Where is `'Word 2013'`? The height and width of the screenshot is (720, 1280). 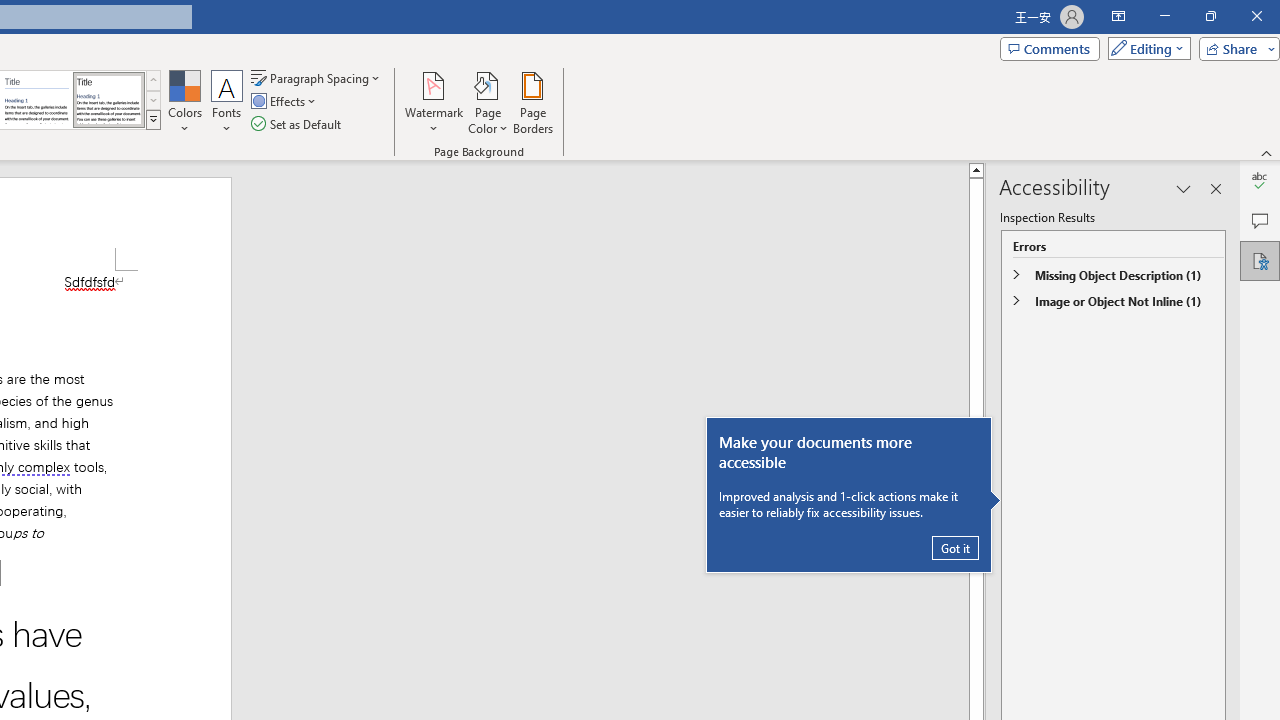
'Word 2013' is located at coordinates (107, 100).